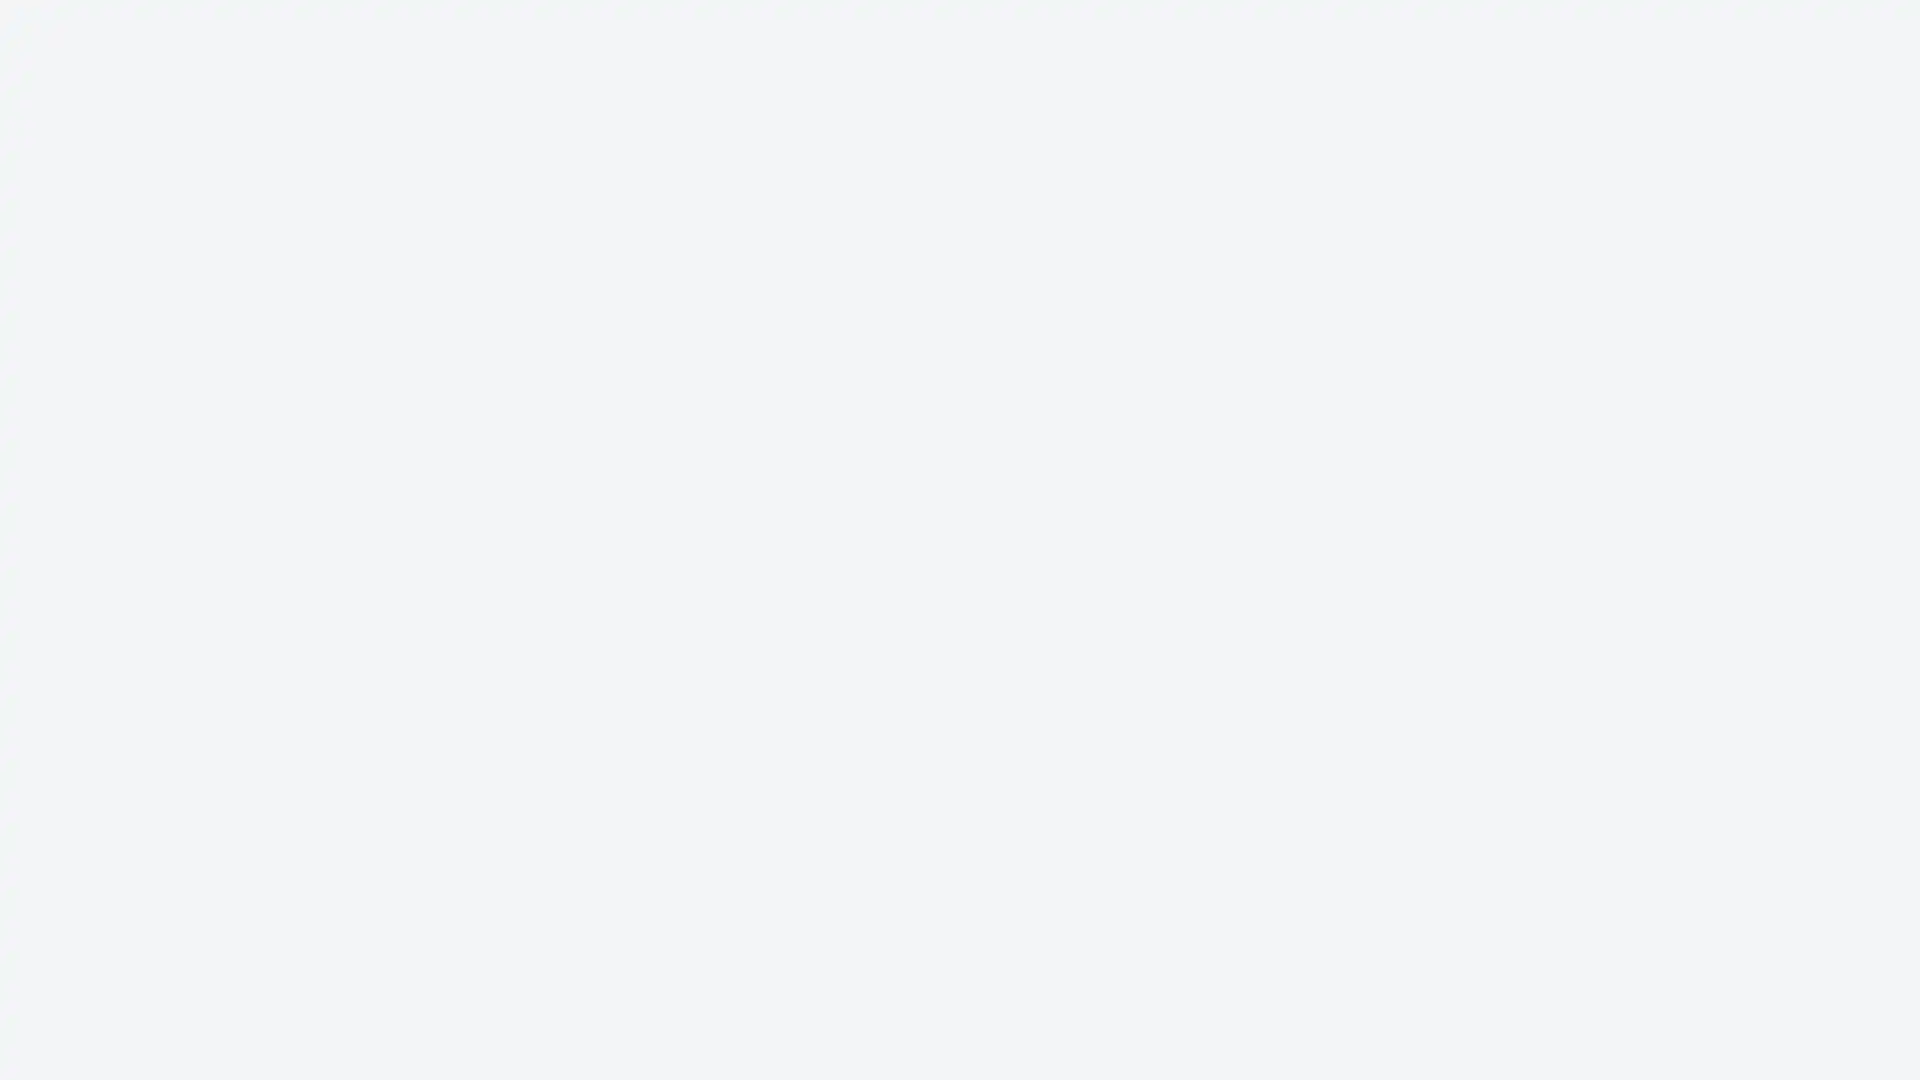 Image resolution: width=1920 pixels, height=1080 pixels. What do you see at coordinates (1608, 1028) in the screenshot?
I see `Reject` at bounding box center [1608, 1028].